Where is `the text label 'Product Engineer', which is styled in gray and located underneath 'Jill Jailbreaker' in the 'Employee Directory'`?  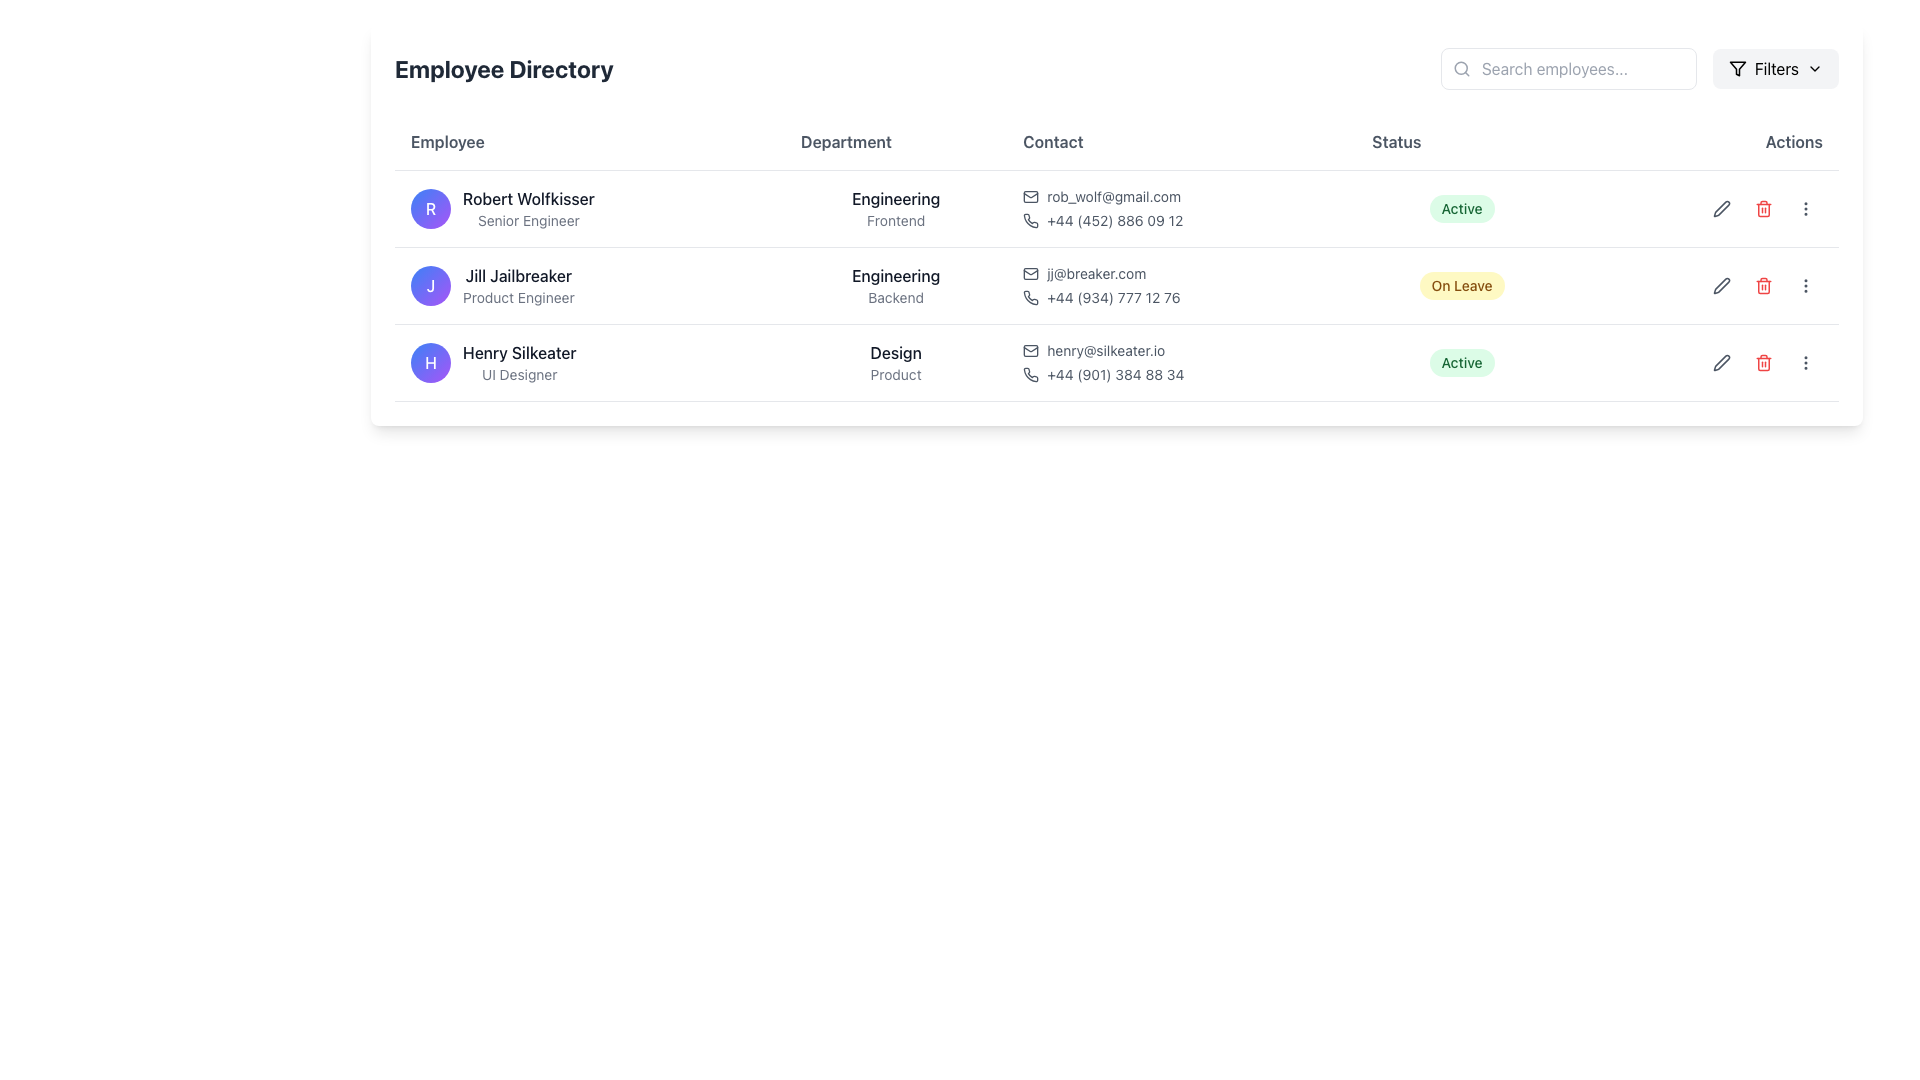 the text label 'Product Engineer', which is styled in gray and located underneath 'Jill Jailbreaker' in the 'Employee Directory' is located at coordinates (518, 297).